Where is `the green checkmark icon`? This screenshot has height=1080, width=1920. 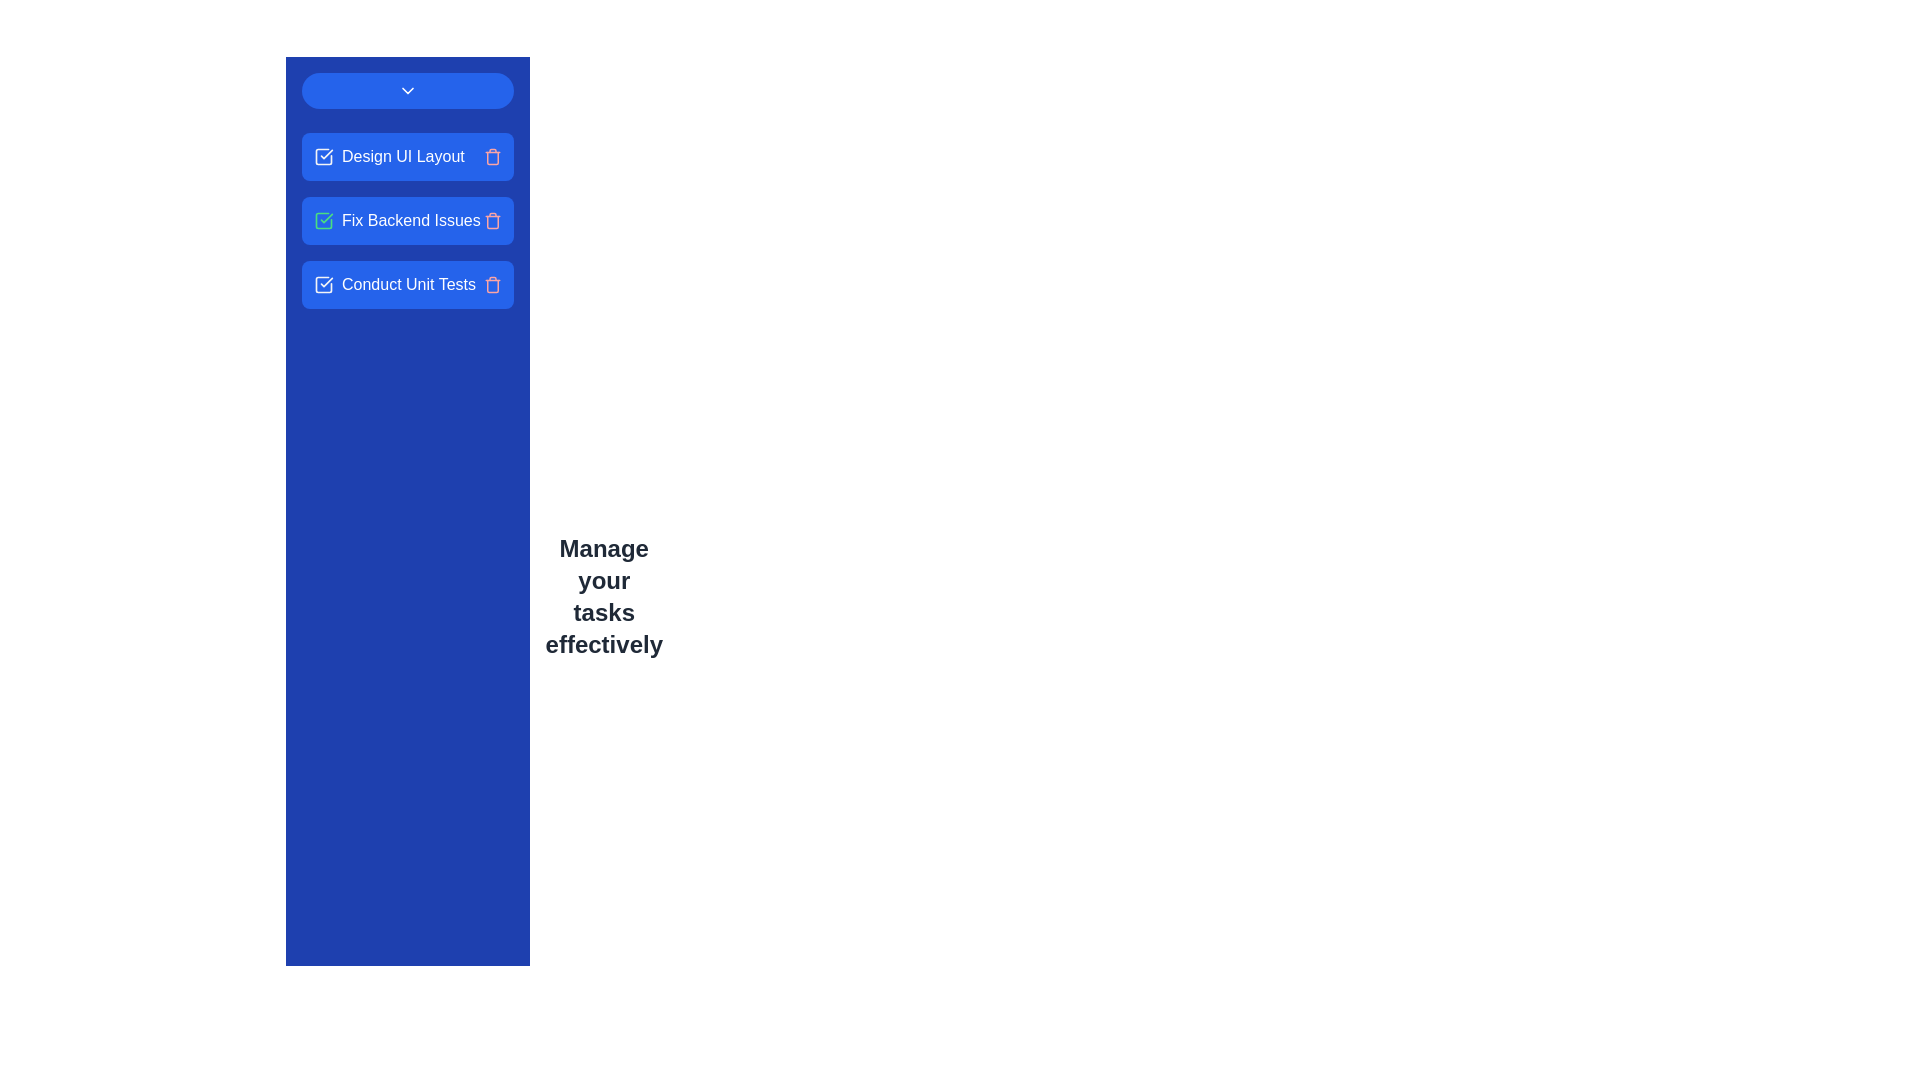
the green checkmark icon is located at coordinates (406, 220).